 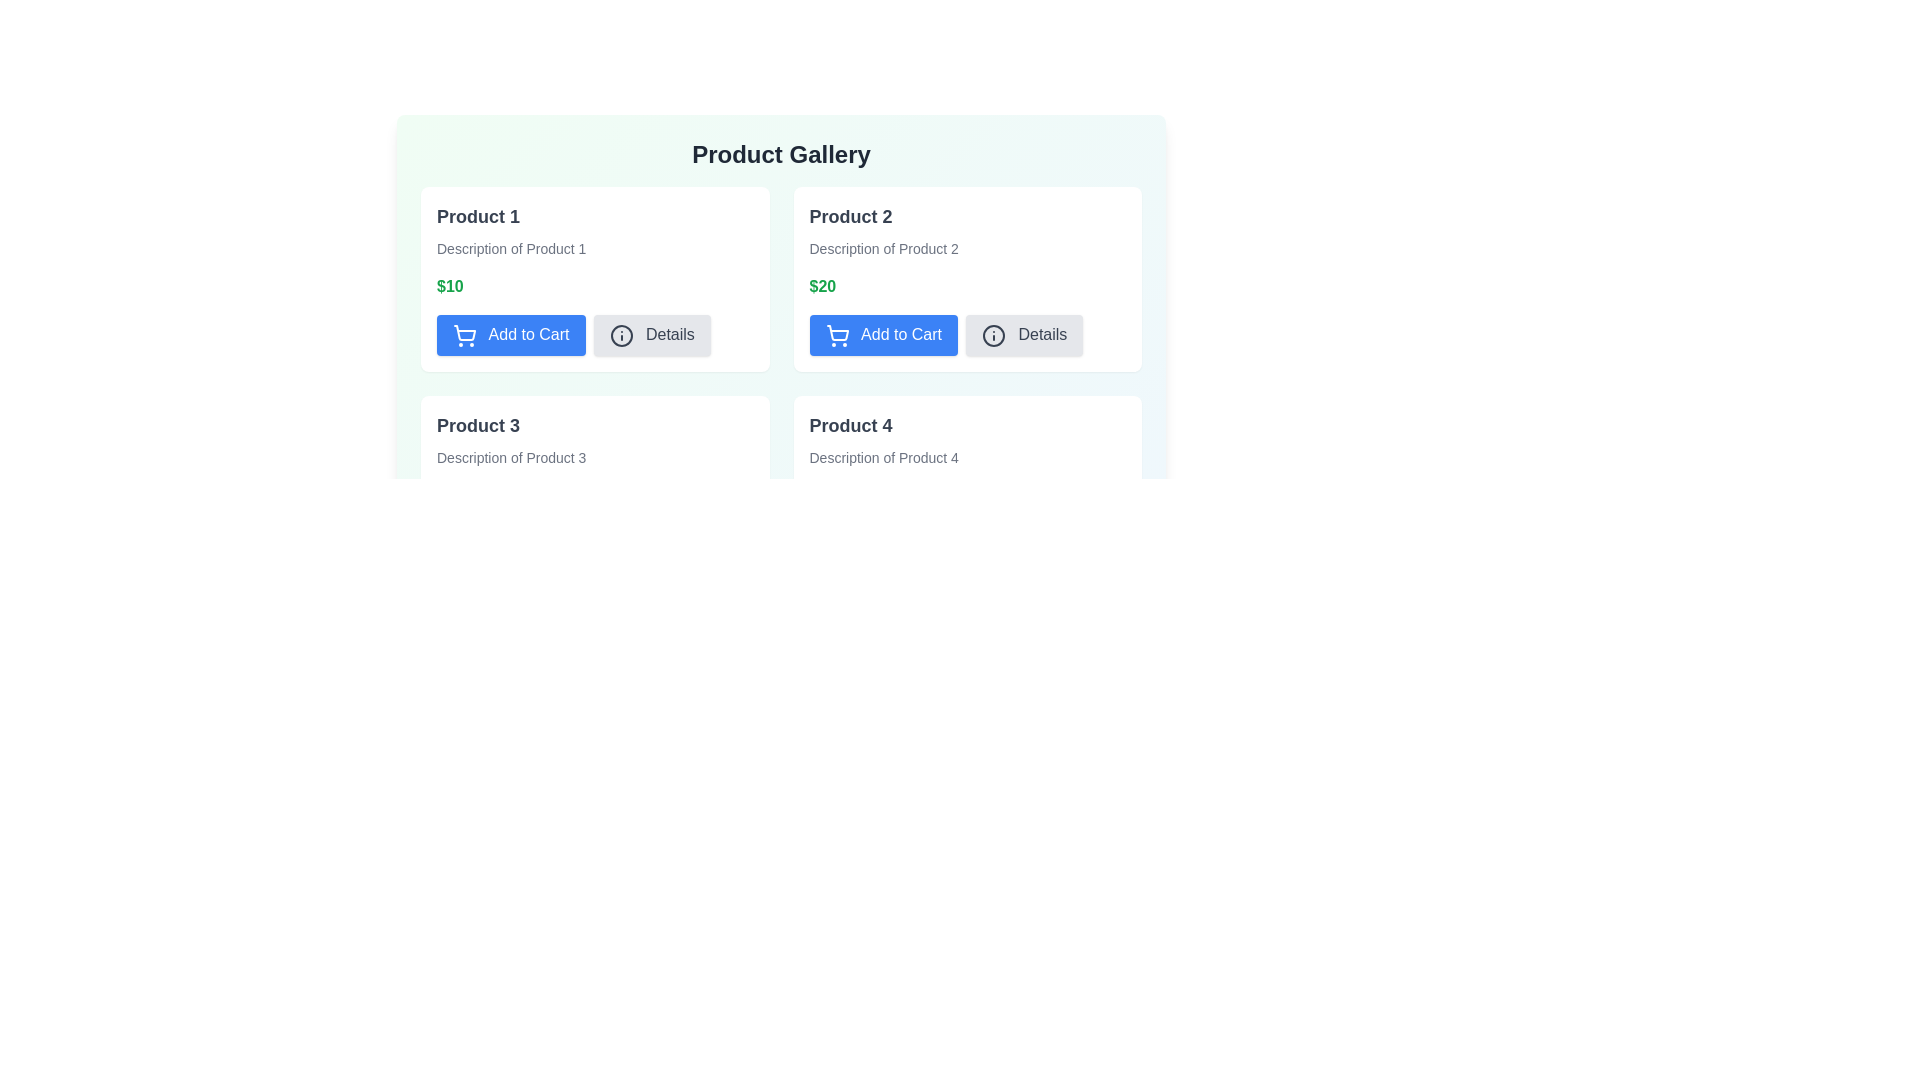 What do you see at coordinates (882, 334) in the screenshot?
I see `the 'Add to Cart' button, which is a rectangular blue button with white text and a shopping cart icon, located in the second column below Product 2's details` at bounding box center [882, 334].